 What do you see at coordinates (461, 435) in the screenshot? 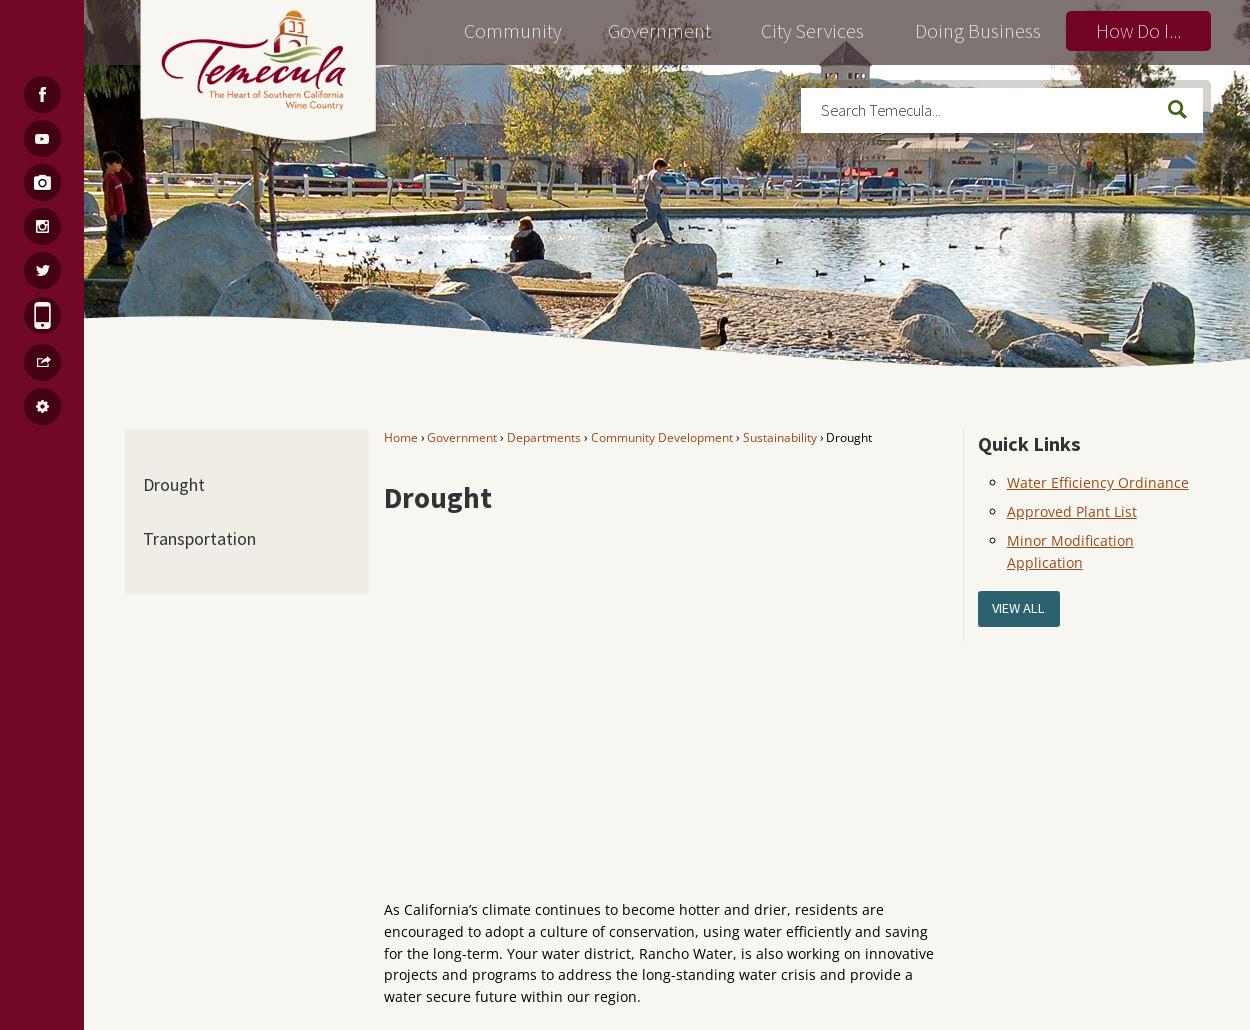
I see `'Government'` at bounding box center [461, 435].